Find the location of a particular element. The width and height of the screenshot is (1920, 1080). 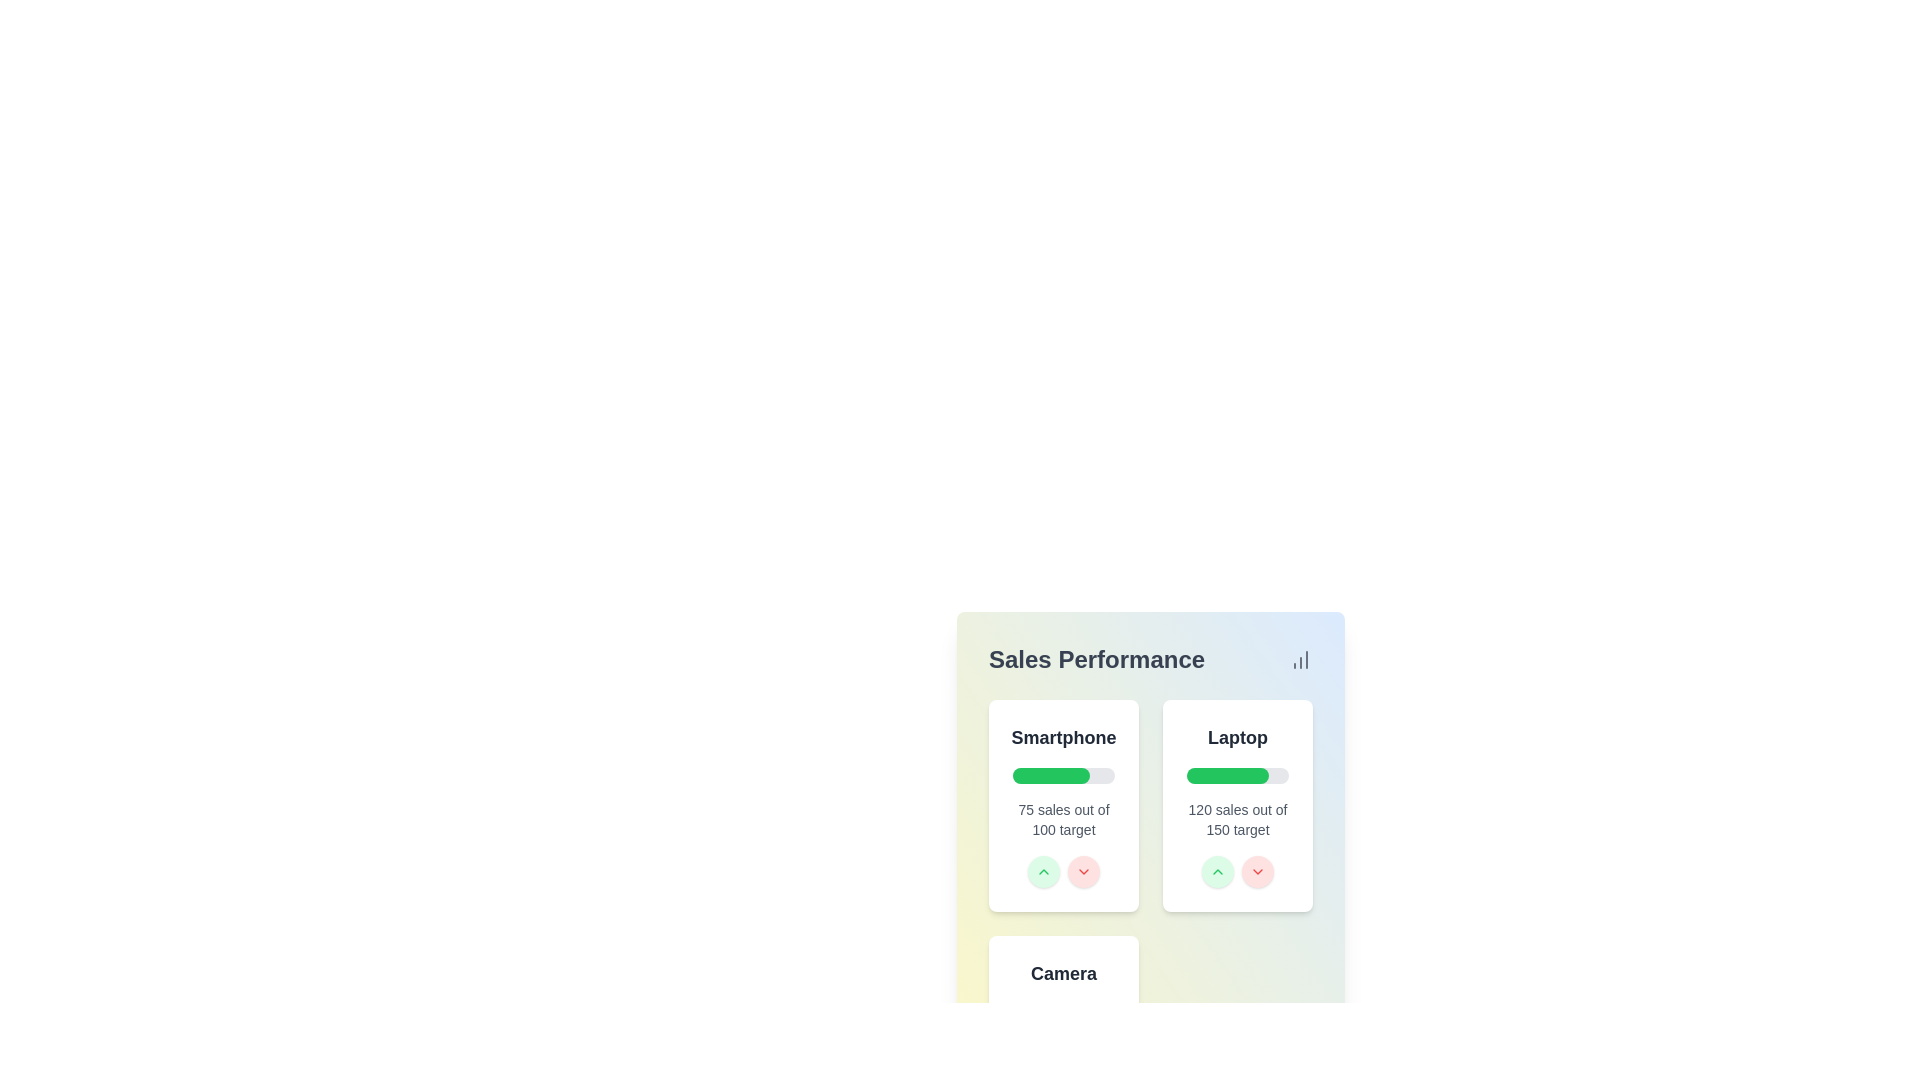

the green progress indicator located below the 'Laptop' title in the 'Sales Performance' section is located at coordinates (1226, 774).